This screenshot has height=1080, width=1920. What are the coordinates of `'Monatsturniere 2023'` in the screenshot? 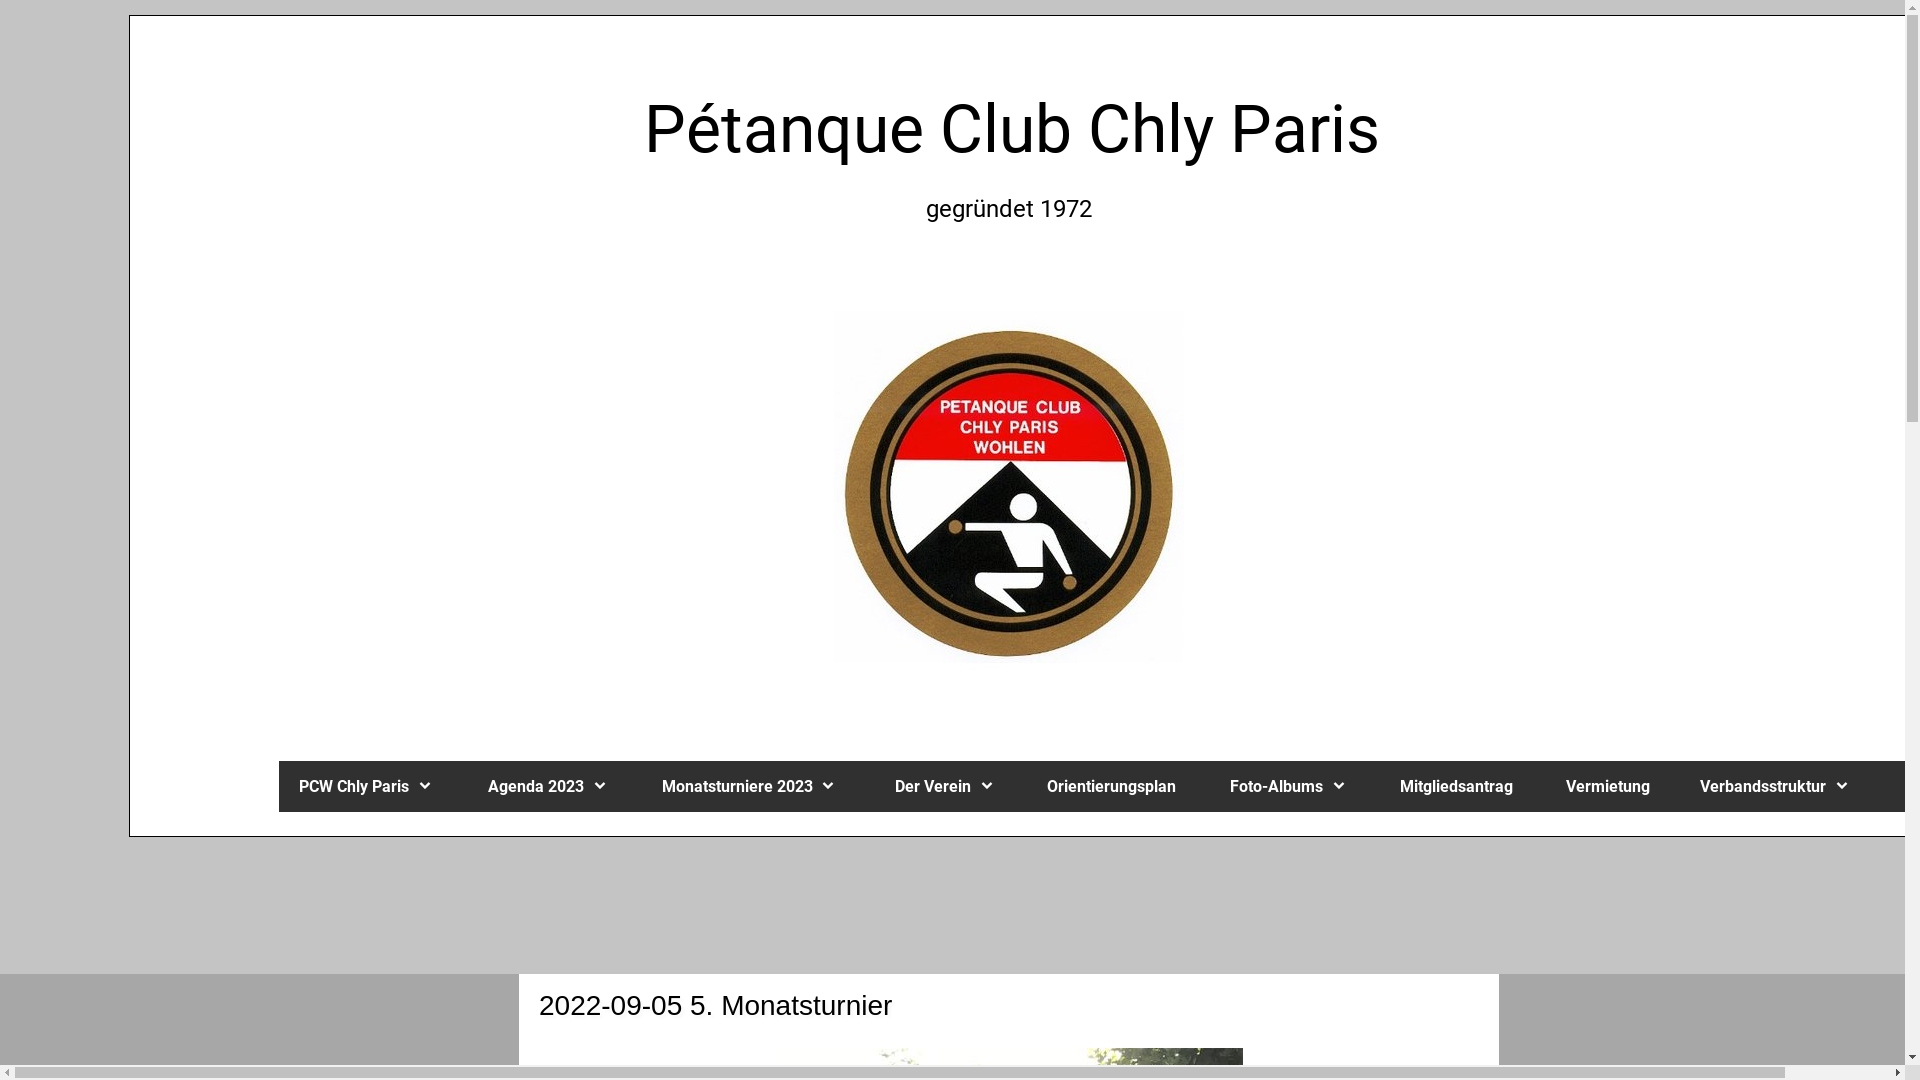 It's located at (757, 785).